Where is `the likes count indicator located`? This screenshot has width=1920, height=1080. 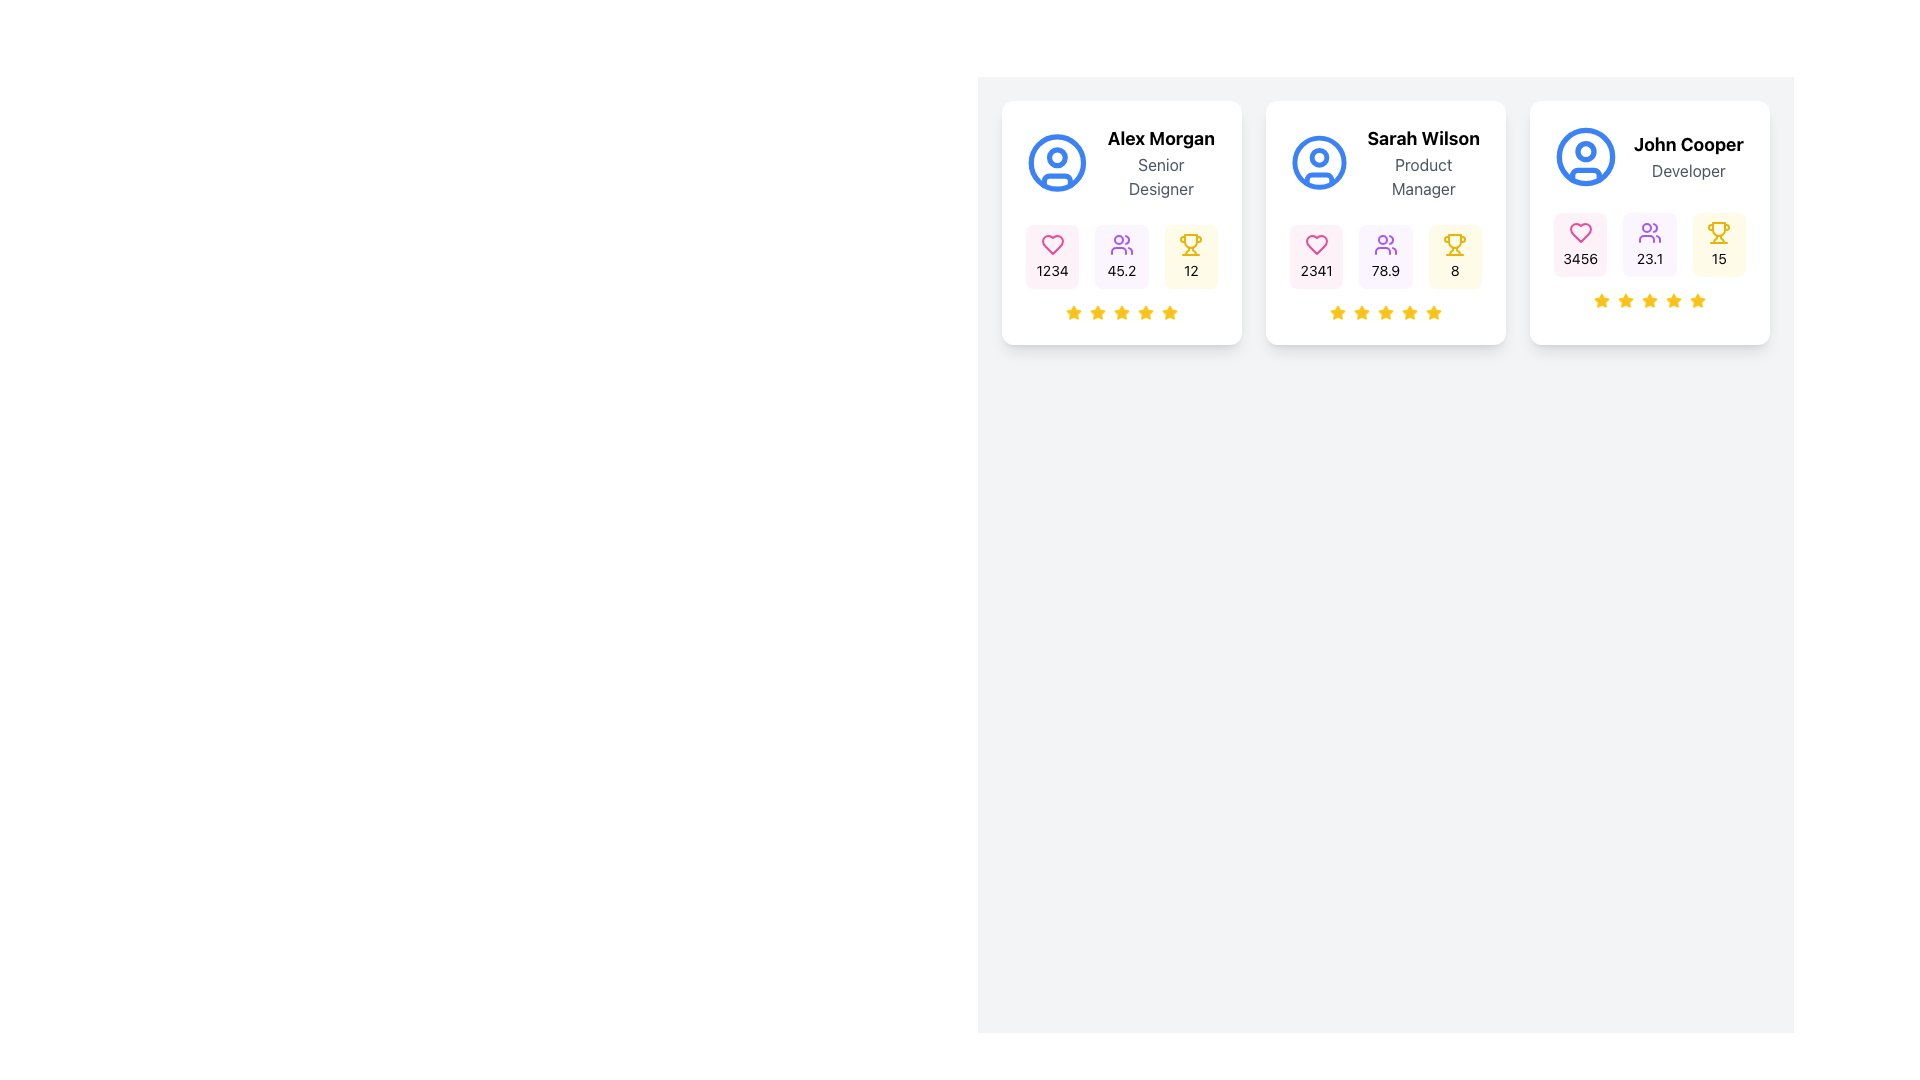
the likes count indicator located is located at coordinates (1578, 244).